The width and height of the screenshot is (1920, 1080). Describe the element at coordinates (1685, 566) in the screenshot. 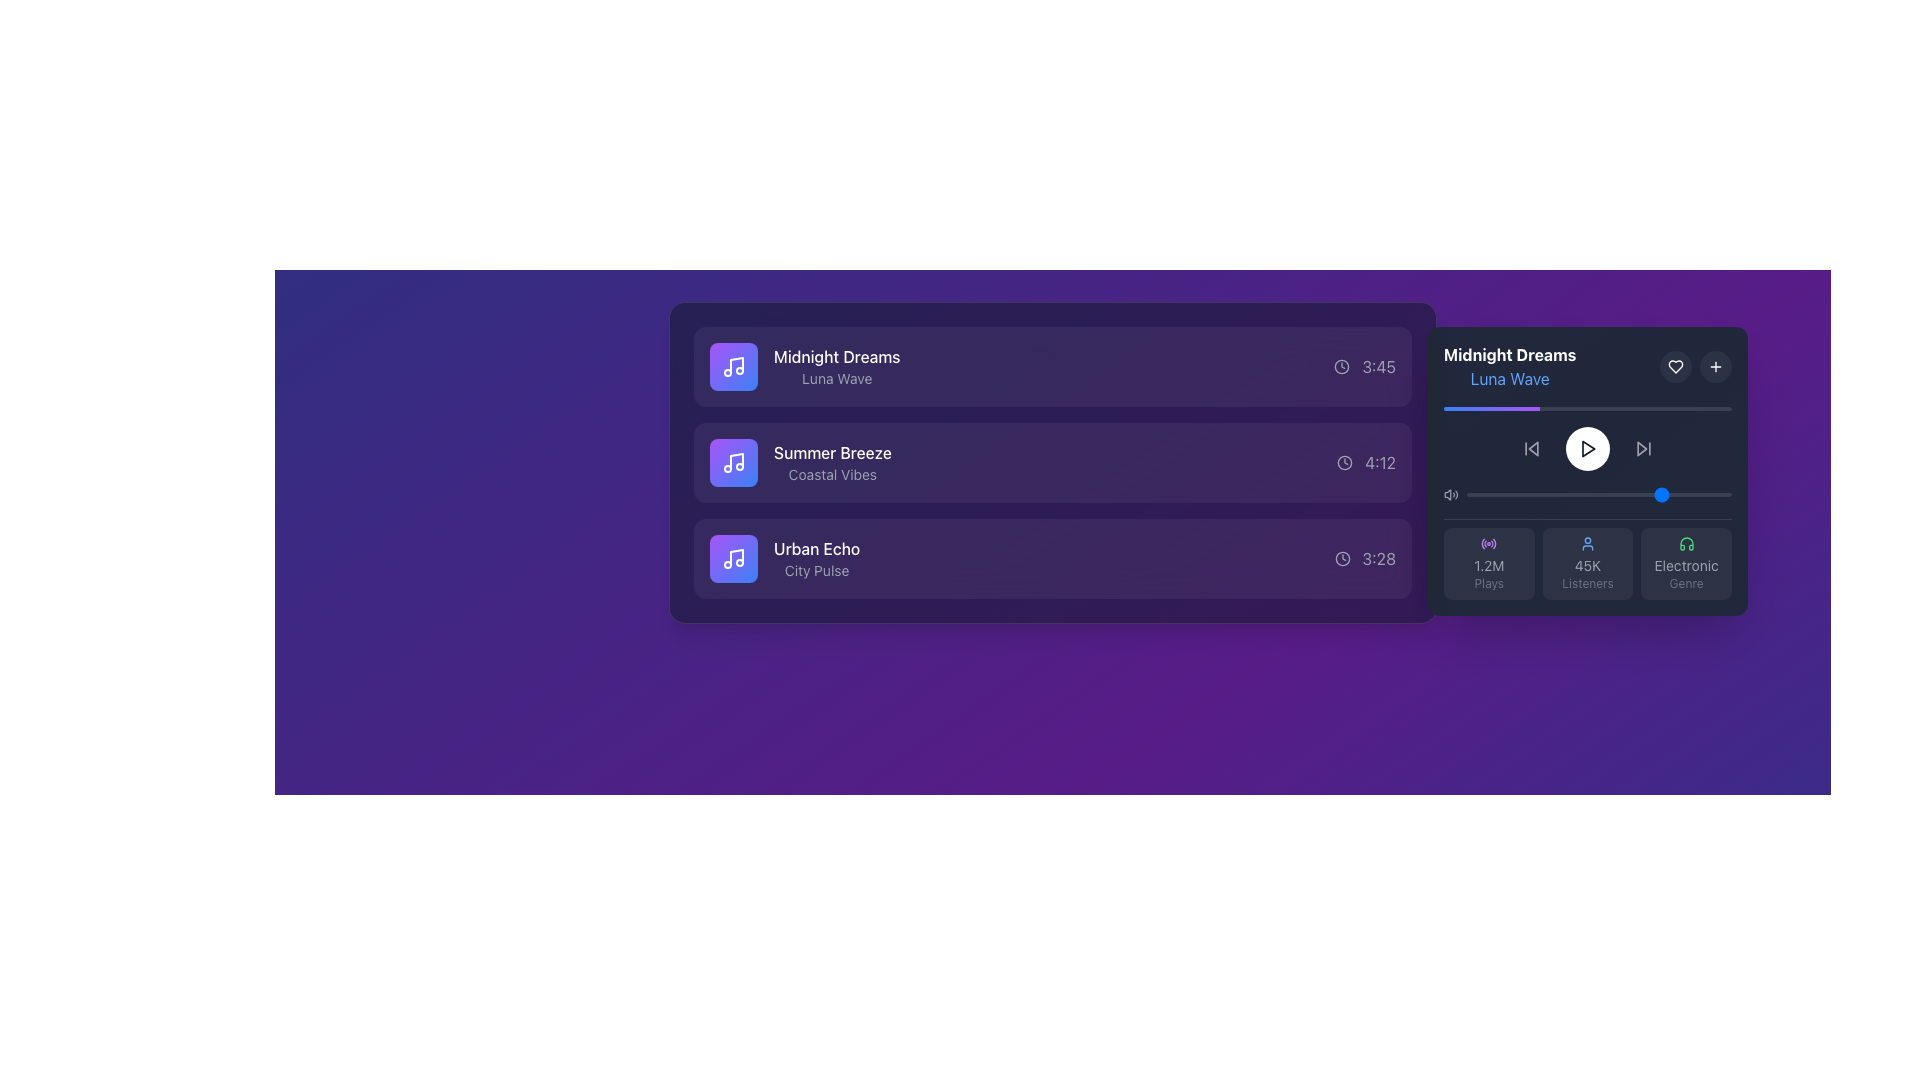

I see `the text label displaying the genre name 'Electronic', which is located under a green headphones icon and above the text label 'Genre' within a user interface card` at that location.